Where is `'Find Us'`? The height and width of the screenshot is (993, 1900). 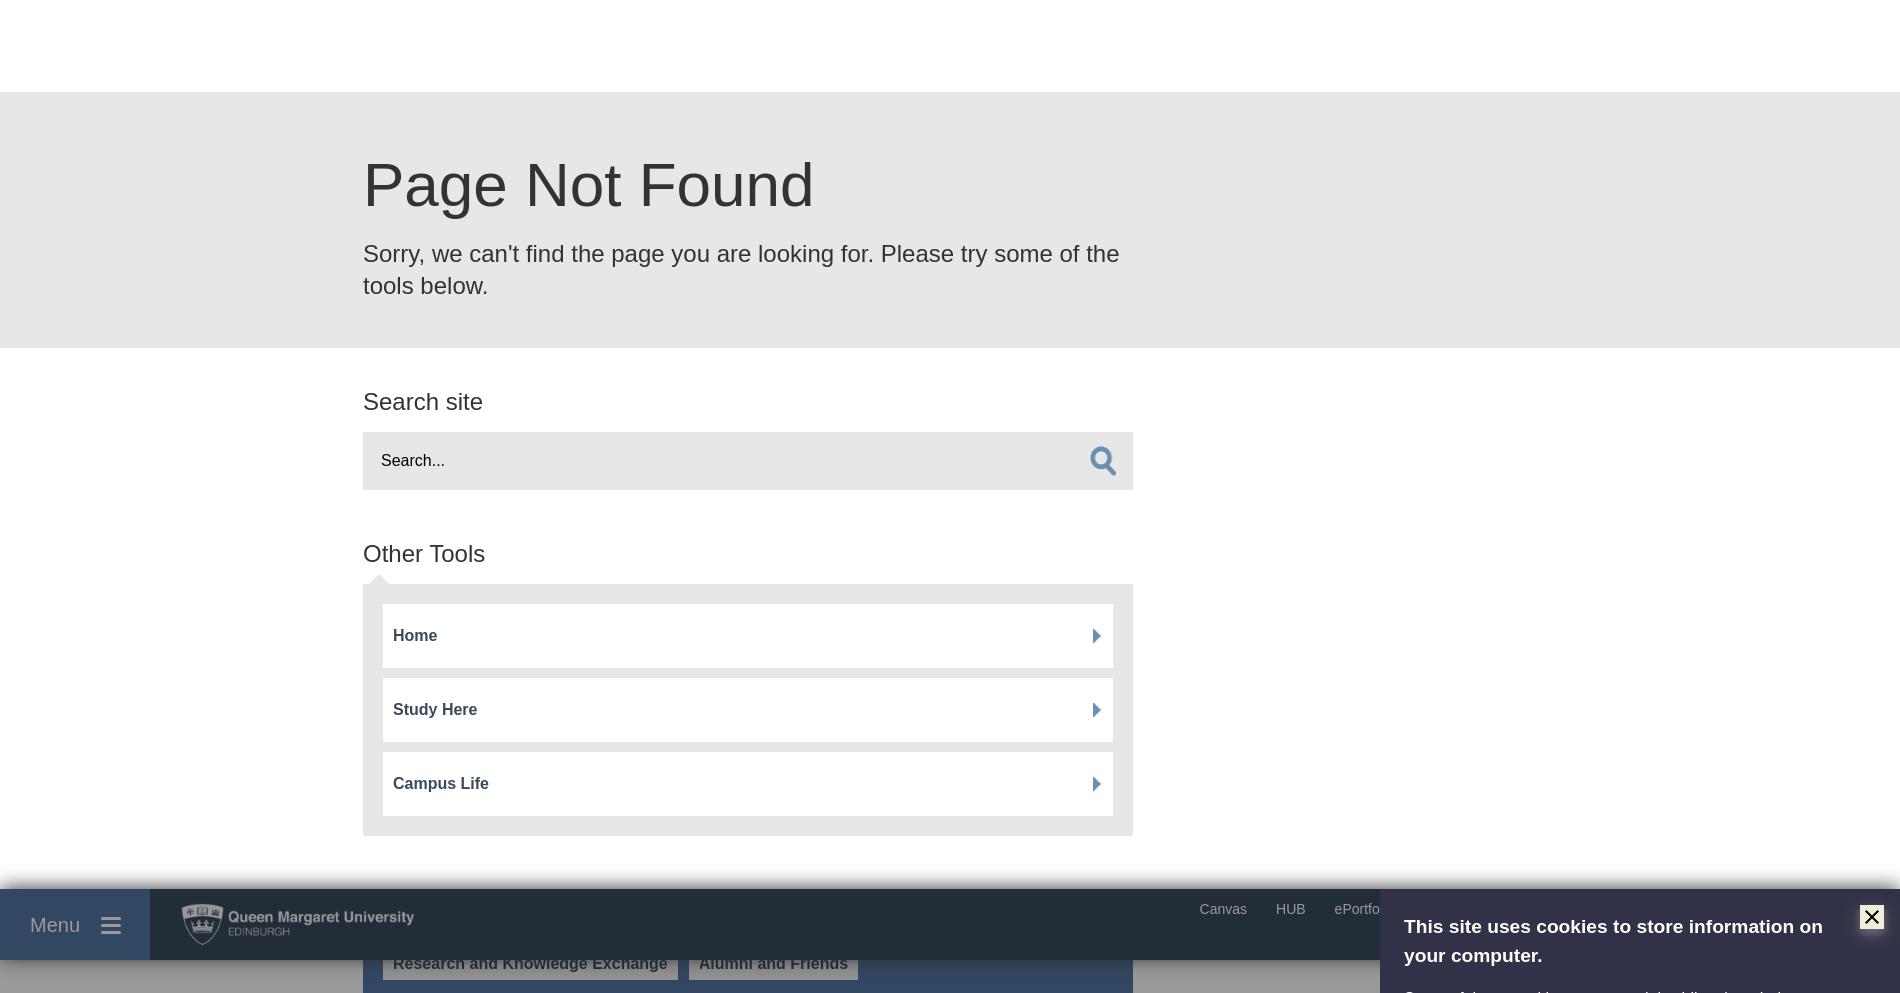
'Find Us' is located at coordinates (1369, 806).